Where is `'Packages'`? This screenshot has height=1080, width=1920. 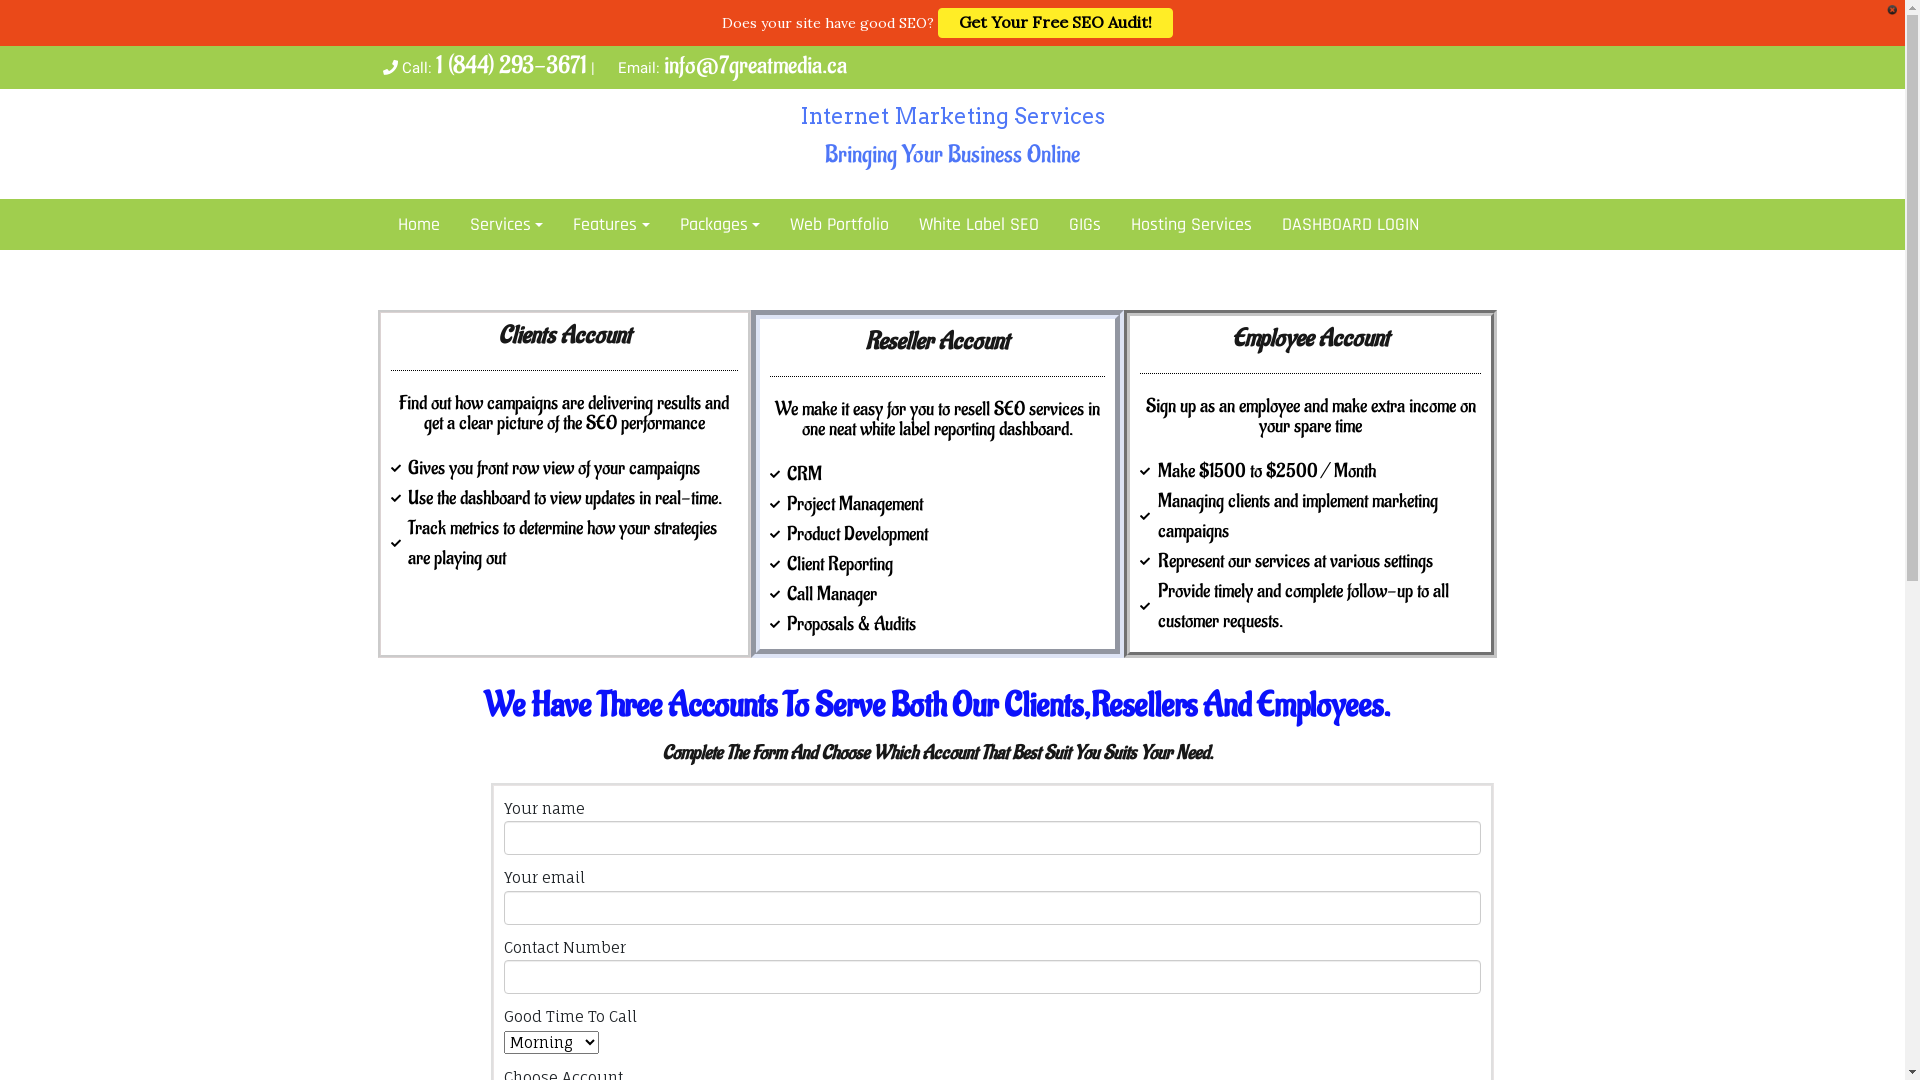
'Packages' is located at coordinates (720, 224).